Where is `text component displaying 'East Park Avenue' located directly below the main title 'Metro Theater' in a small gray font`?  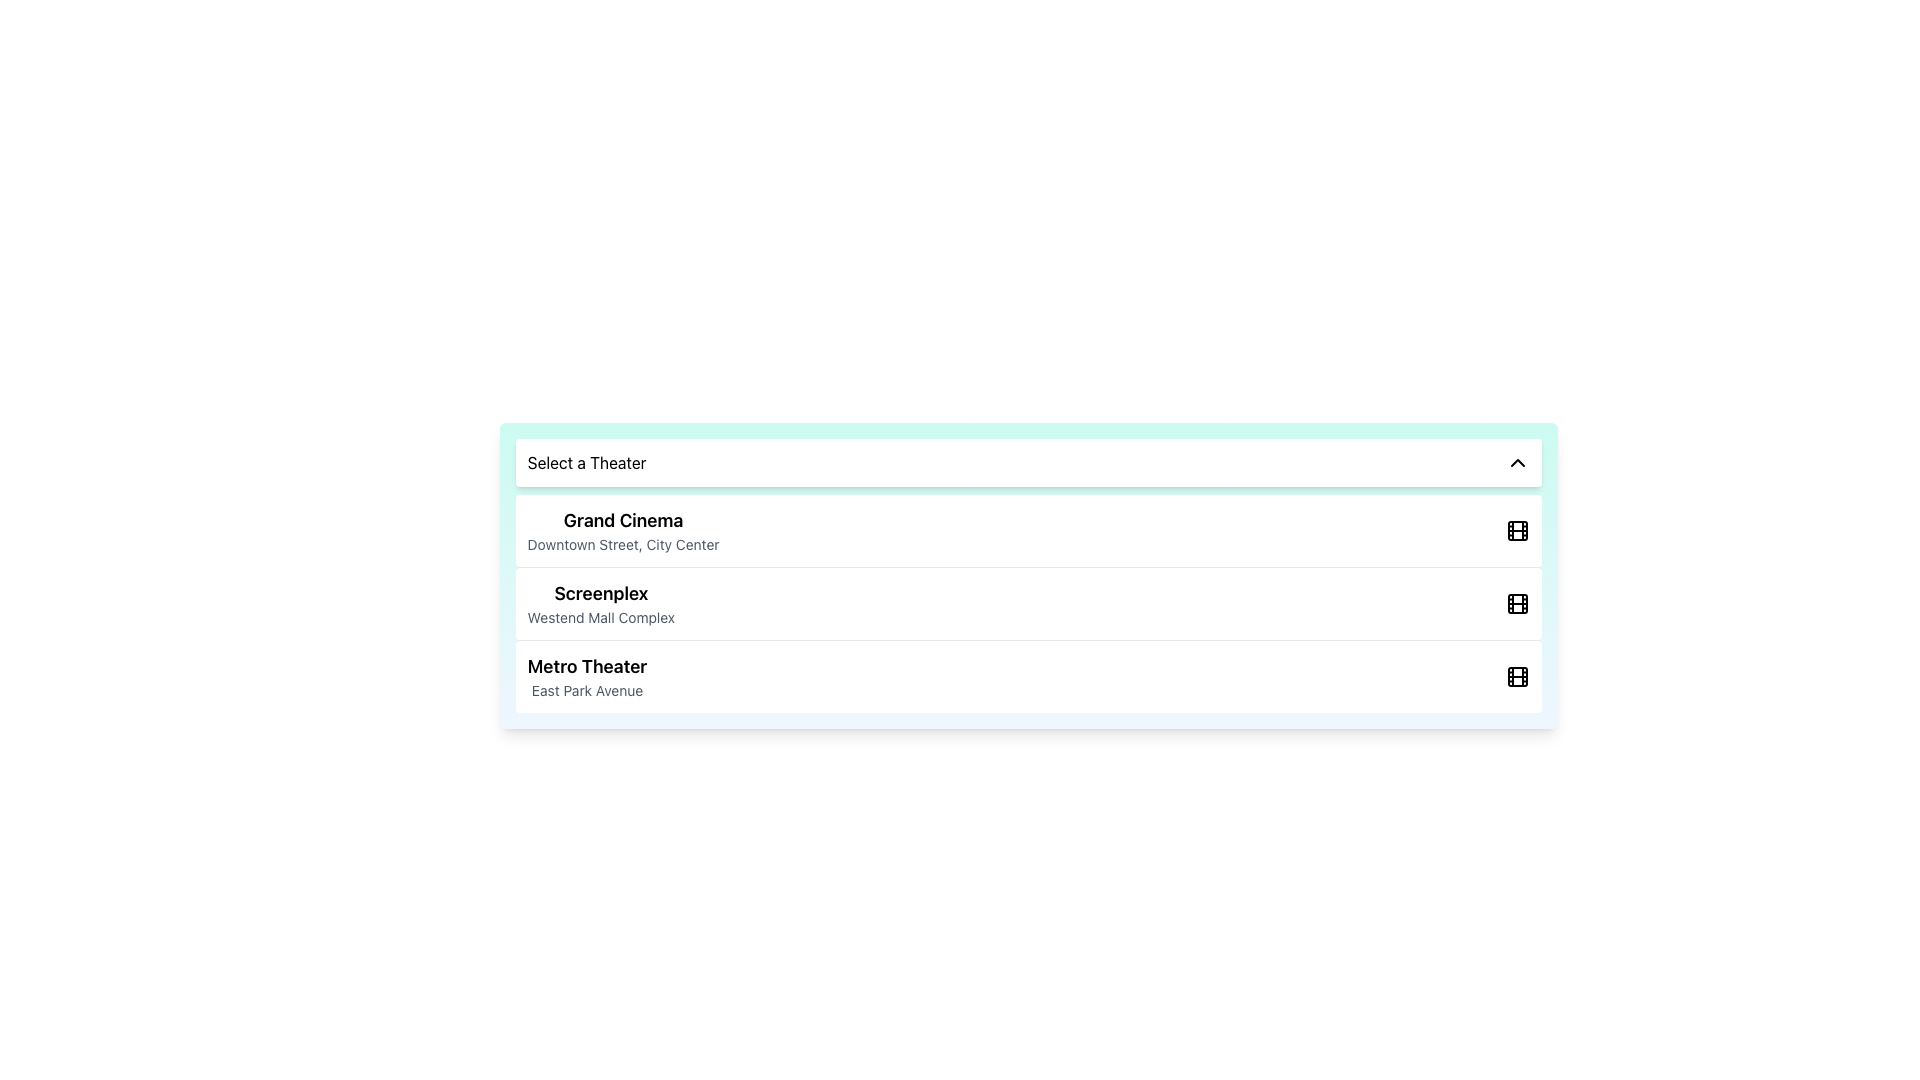
text component displaying 'East Park Avenue' located directly below the main title 'Metro Theater' in a small gray font is located at coordinates (586, 689).